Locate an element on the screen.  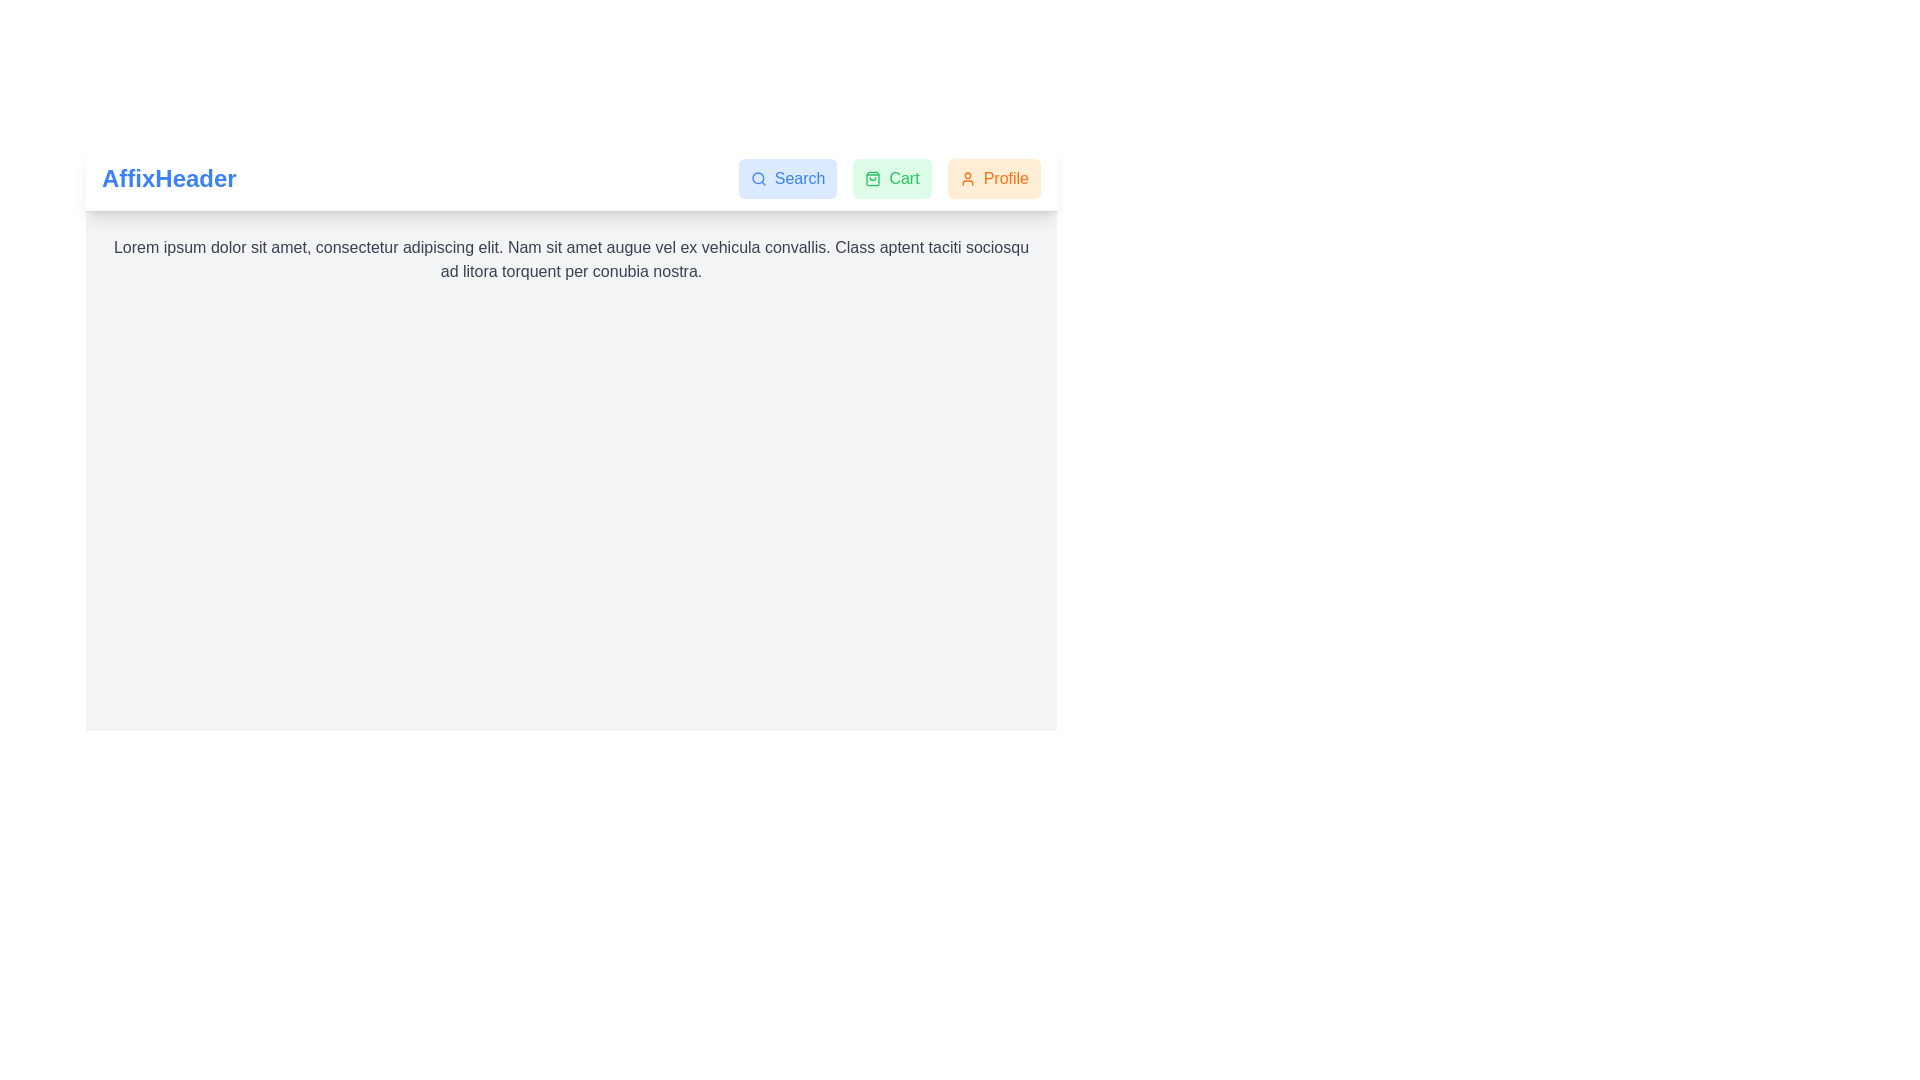
the Cart icon located in the top center-right of the interface, adjacent to the Search button is located at coordinates (873, 177).